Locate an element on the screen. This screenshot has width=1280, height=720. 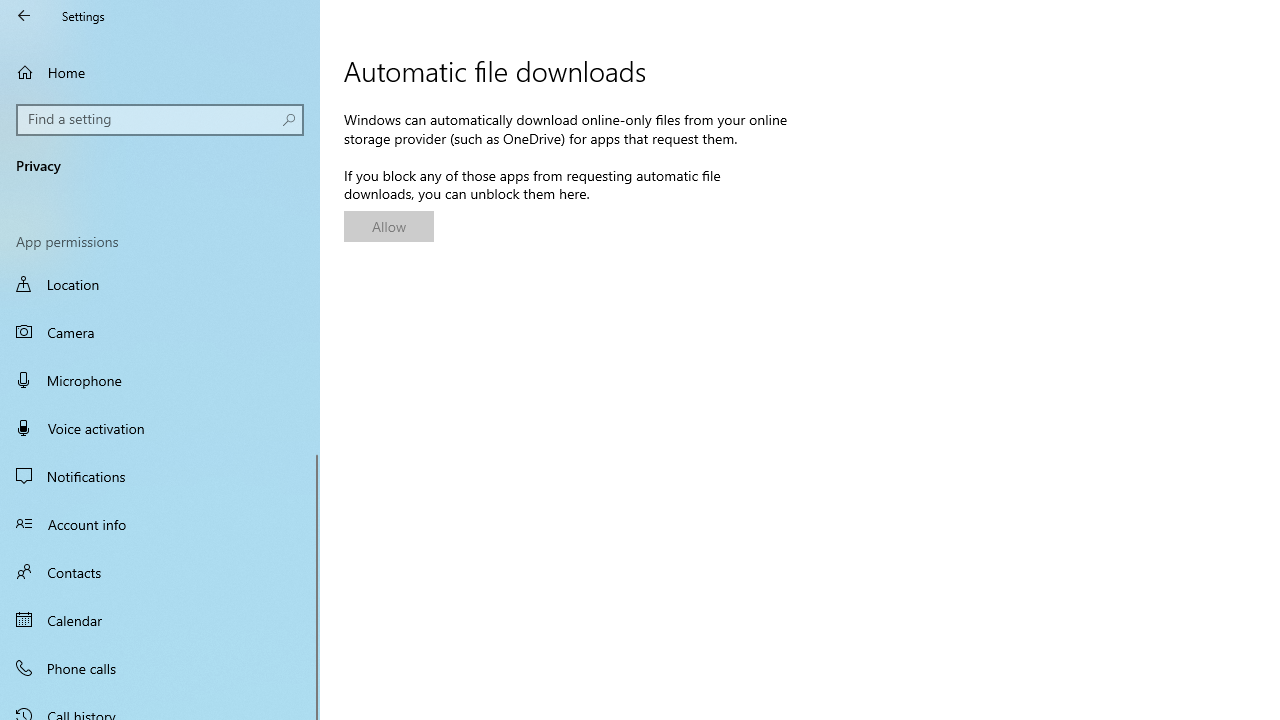
'Search box, Find a setting' is located at coordinates (160, 119).